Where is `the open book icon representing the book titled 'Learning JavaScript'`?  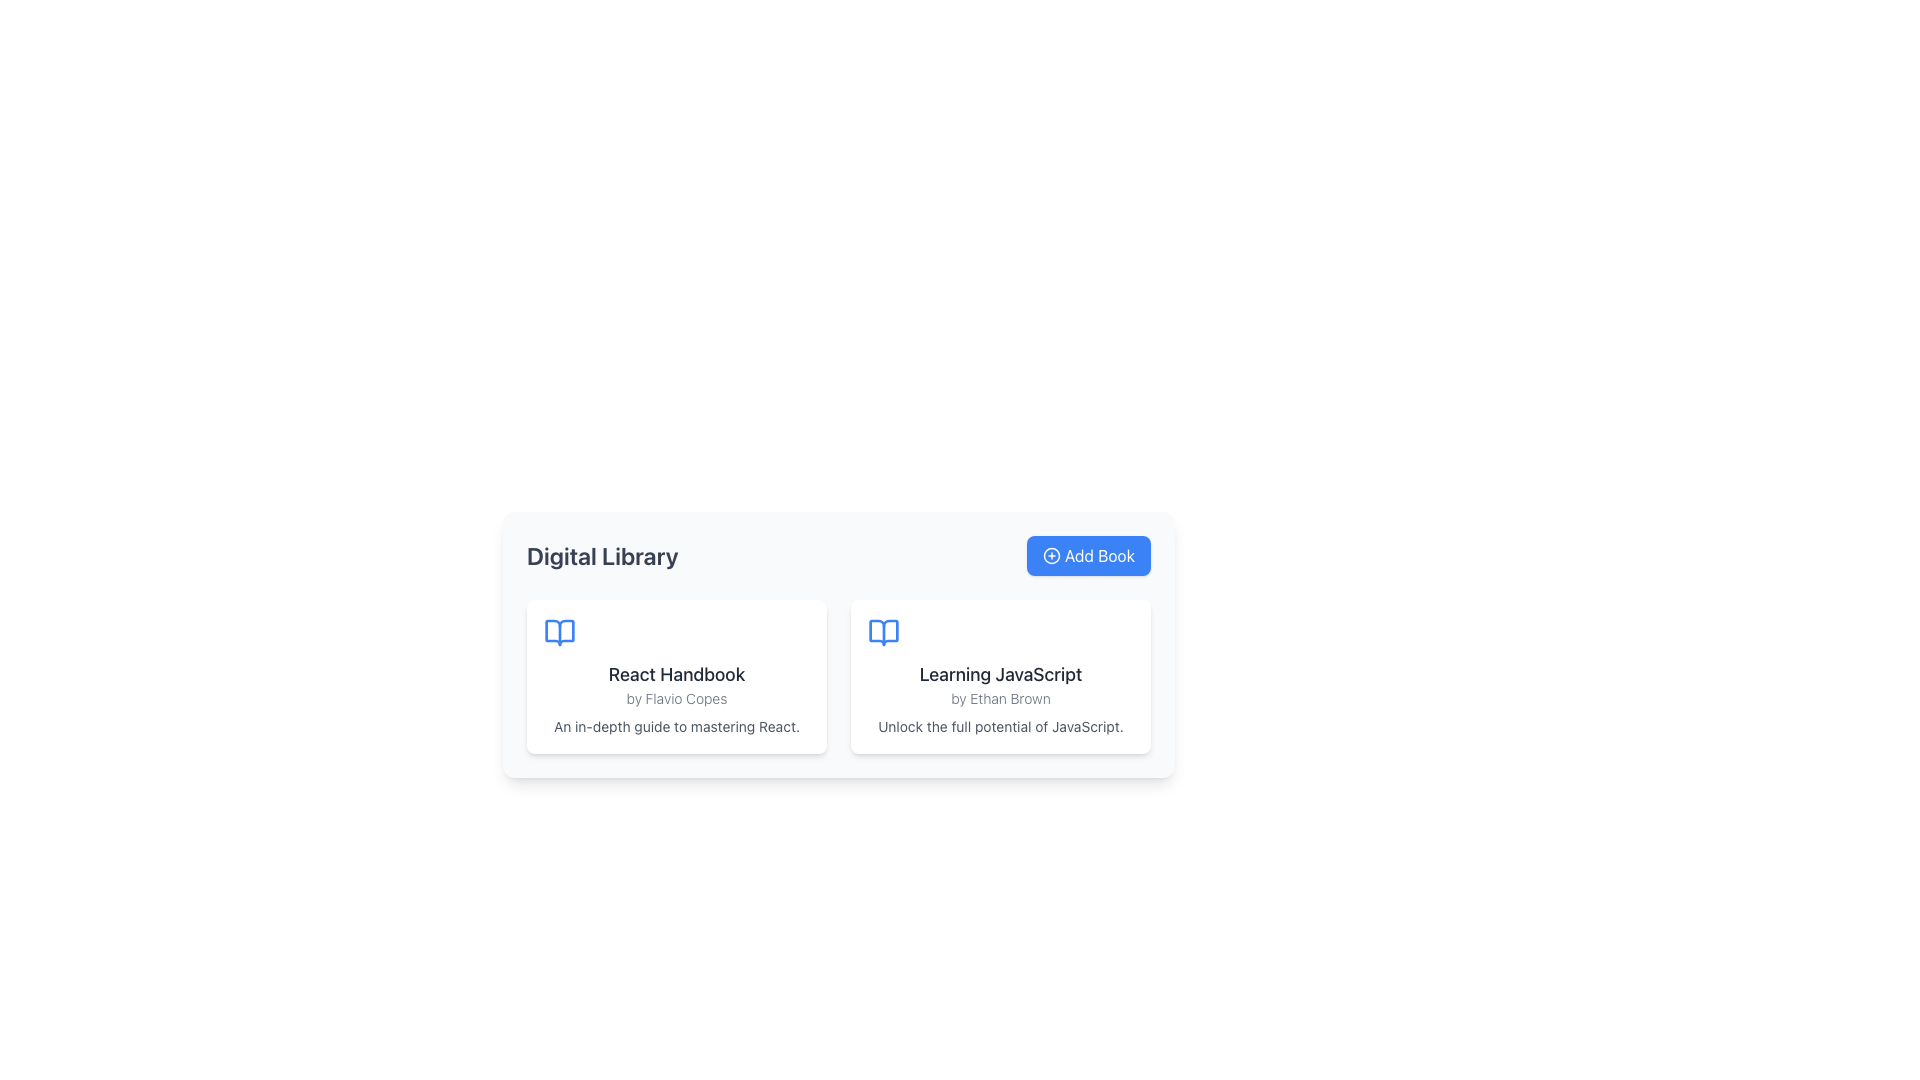 the open book icon representing the book titled 'Learning JavaScript' is located at coordinates (882, 632).